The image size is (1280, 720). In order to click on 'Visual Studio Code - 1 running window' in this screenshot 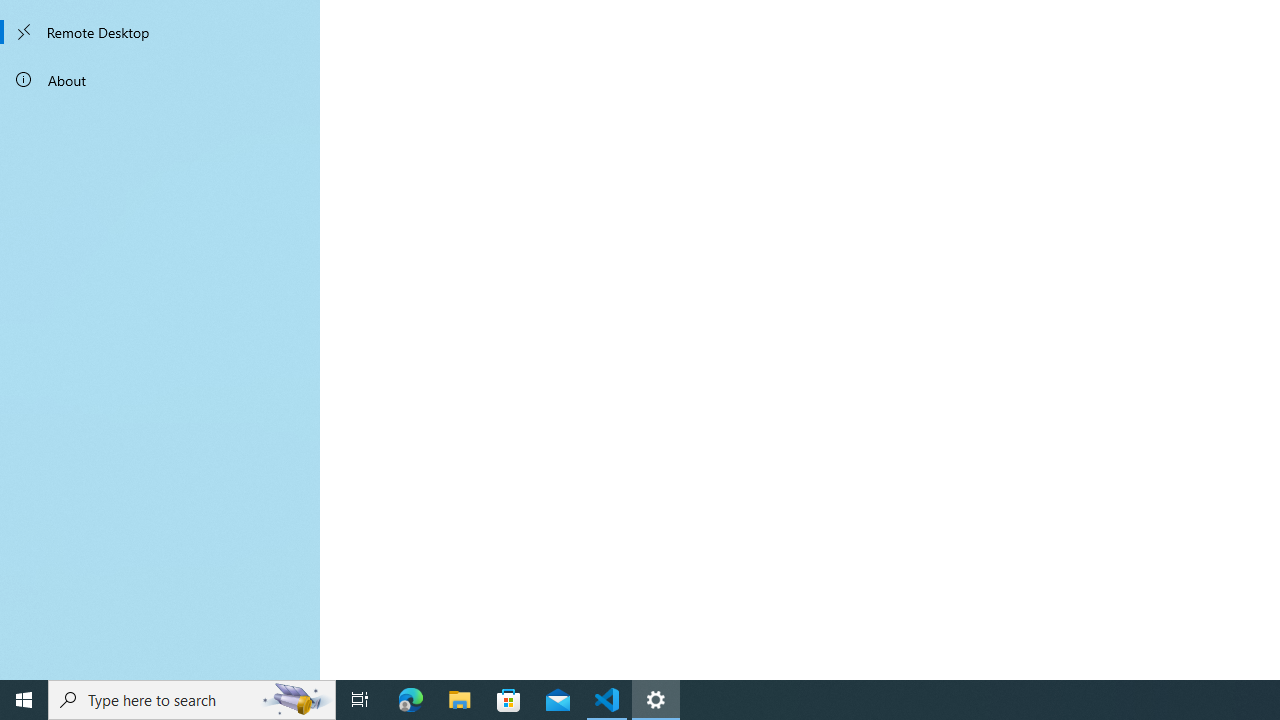, I will do `click(606, 698)`.